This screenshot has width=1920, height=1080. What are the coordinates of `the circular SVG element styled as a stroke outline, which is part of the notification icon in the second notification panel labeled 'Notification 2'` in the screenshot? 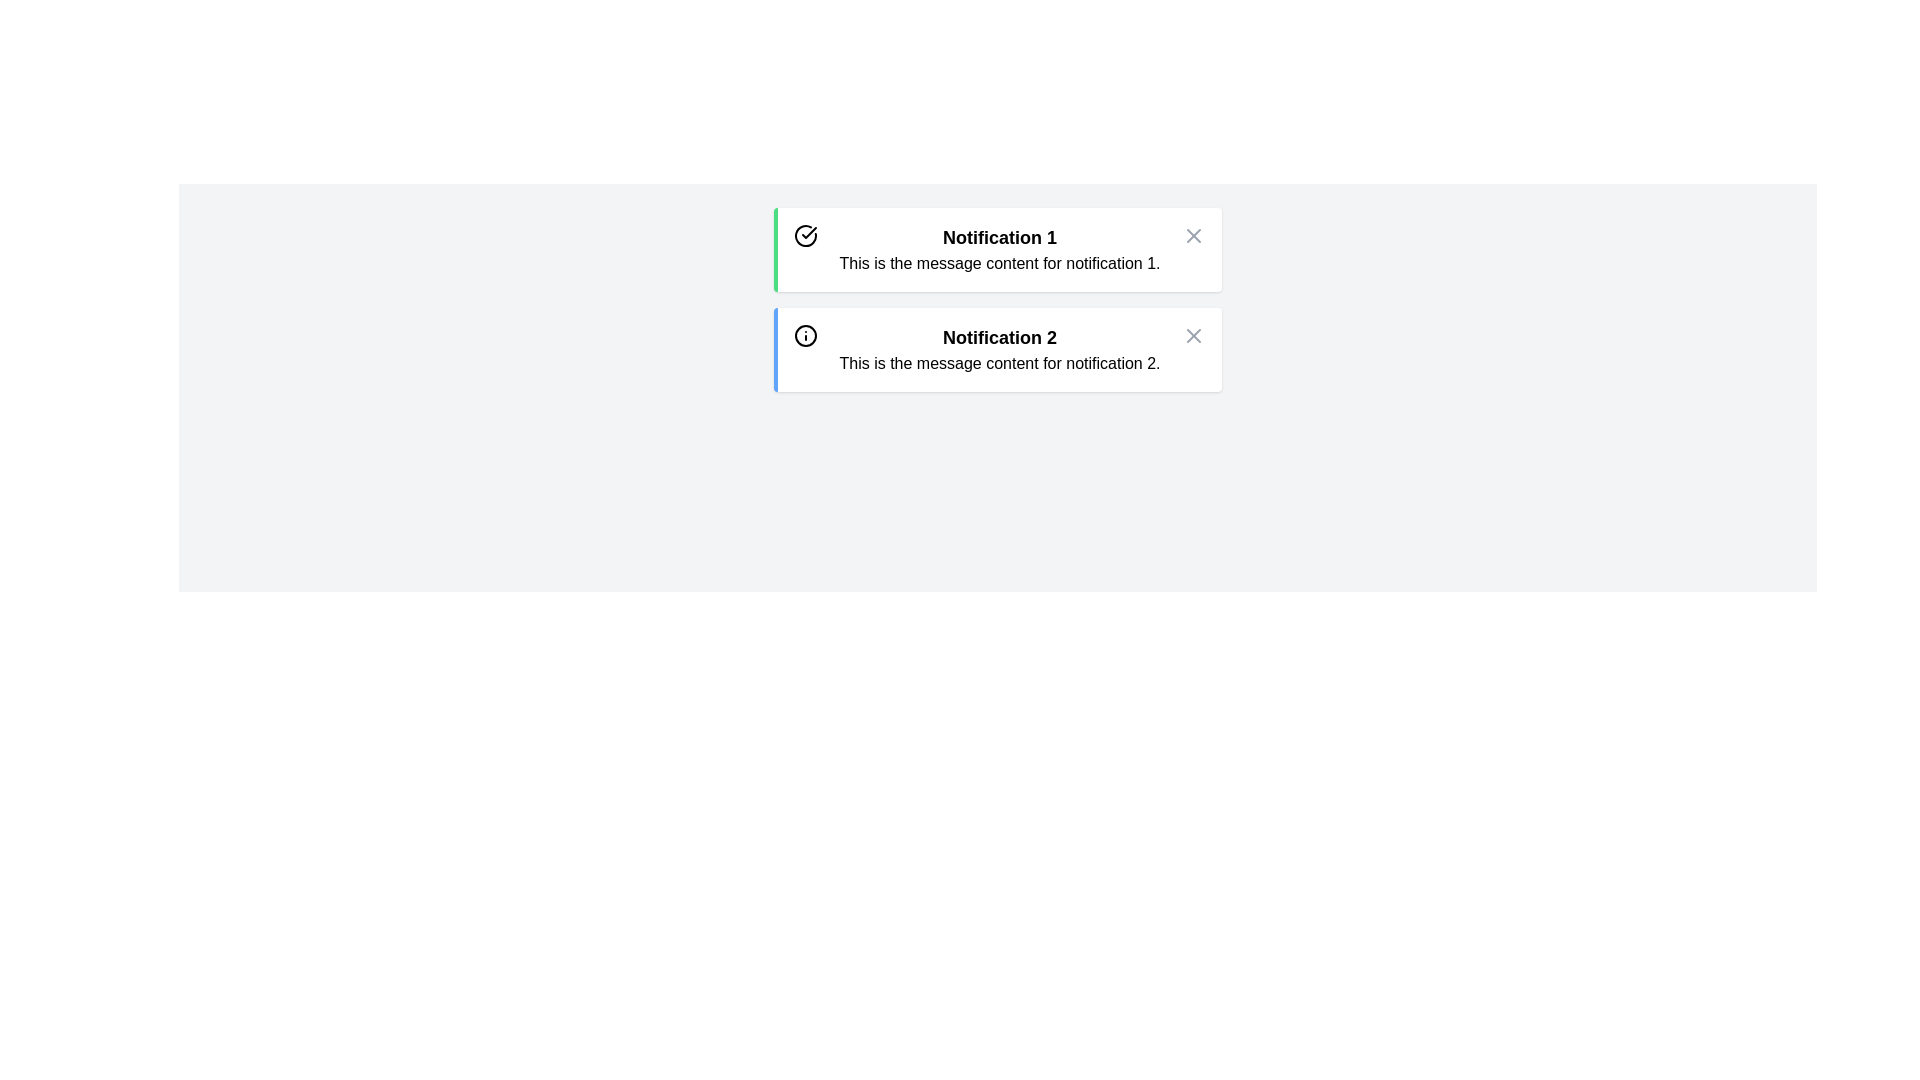 It's located at (806, 334).